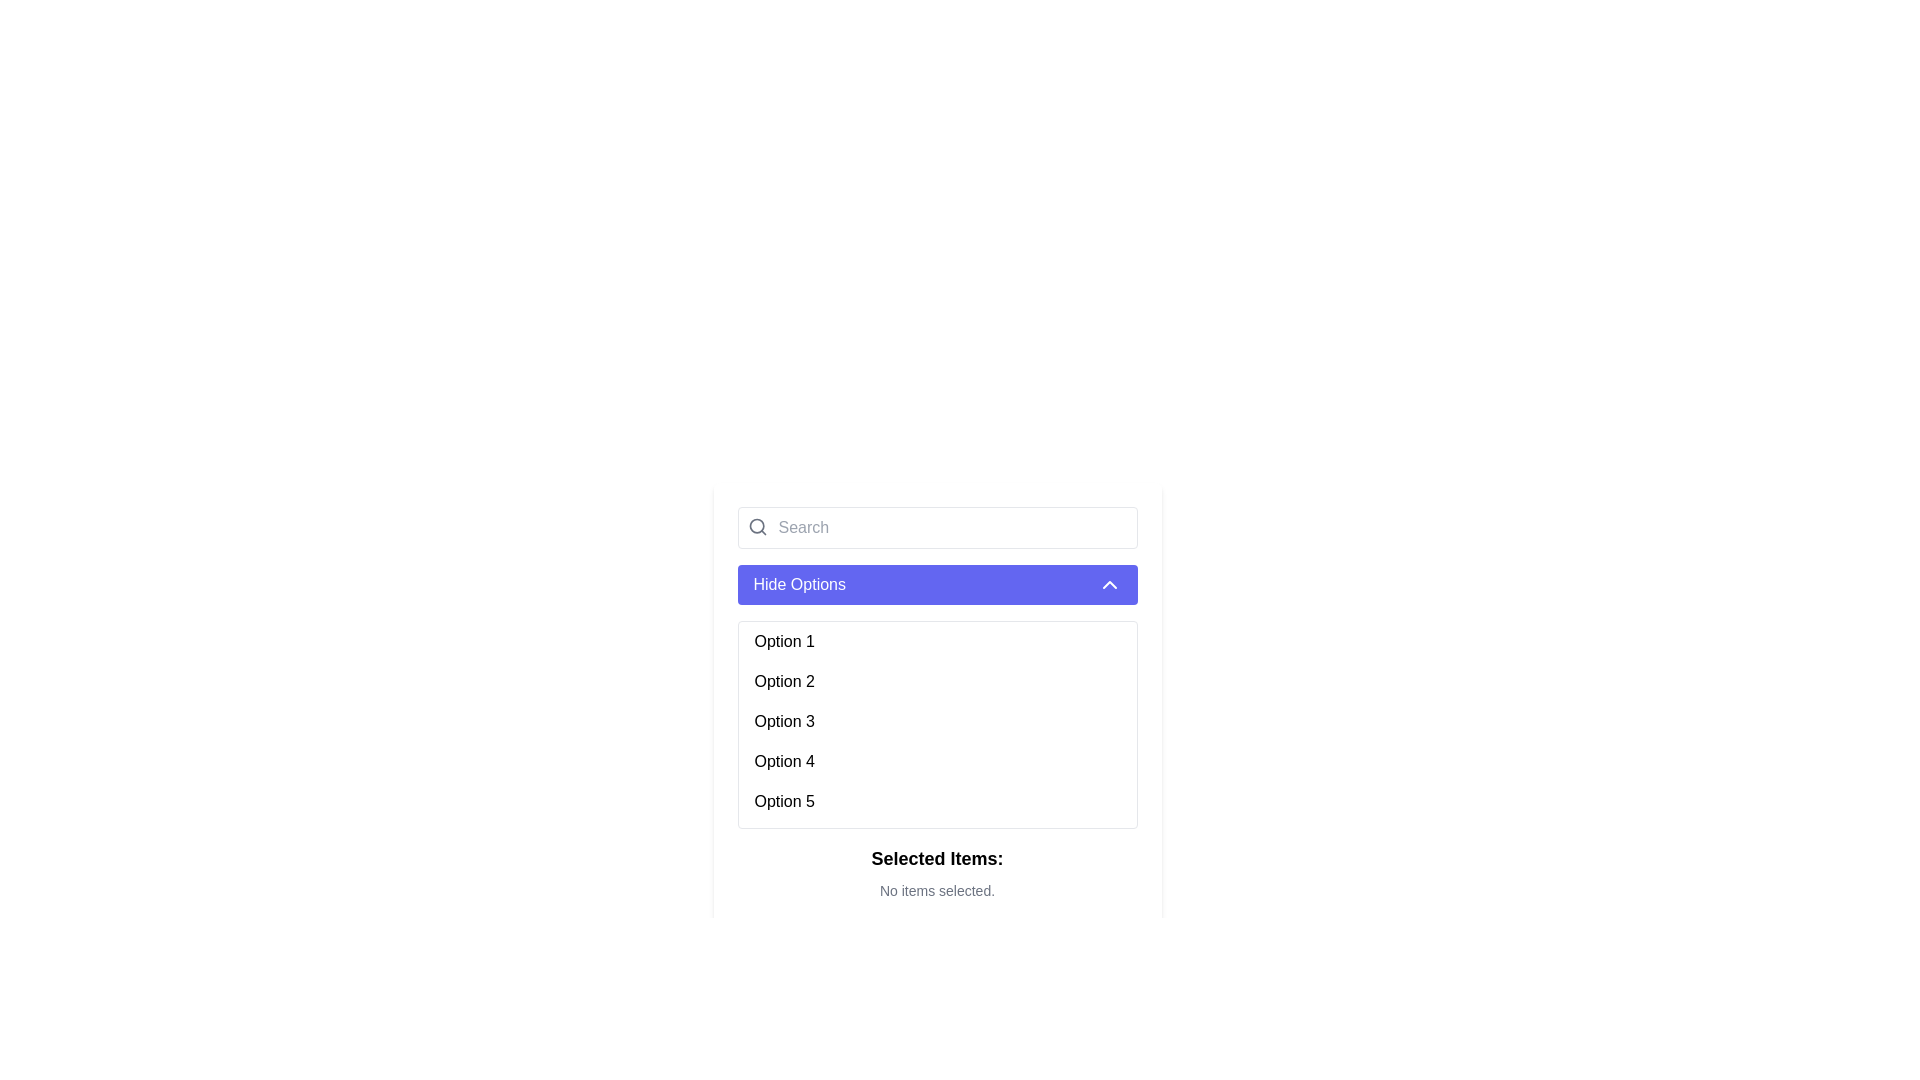  Describe the element at coordinates (936, 858) in the screenshot. I see `the bold, black text label reading 'Selected Items:' located at the bottom section of the interface` at that location.